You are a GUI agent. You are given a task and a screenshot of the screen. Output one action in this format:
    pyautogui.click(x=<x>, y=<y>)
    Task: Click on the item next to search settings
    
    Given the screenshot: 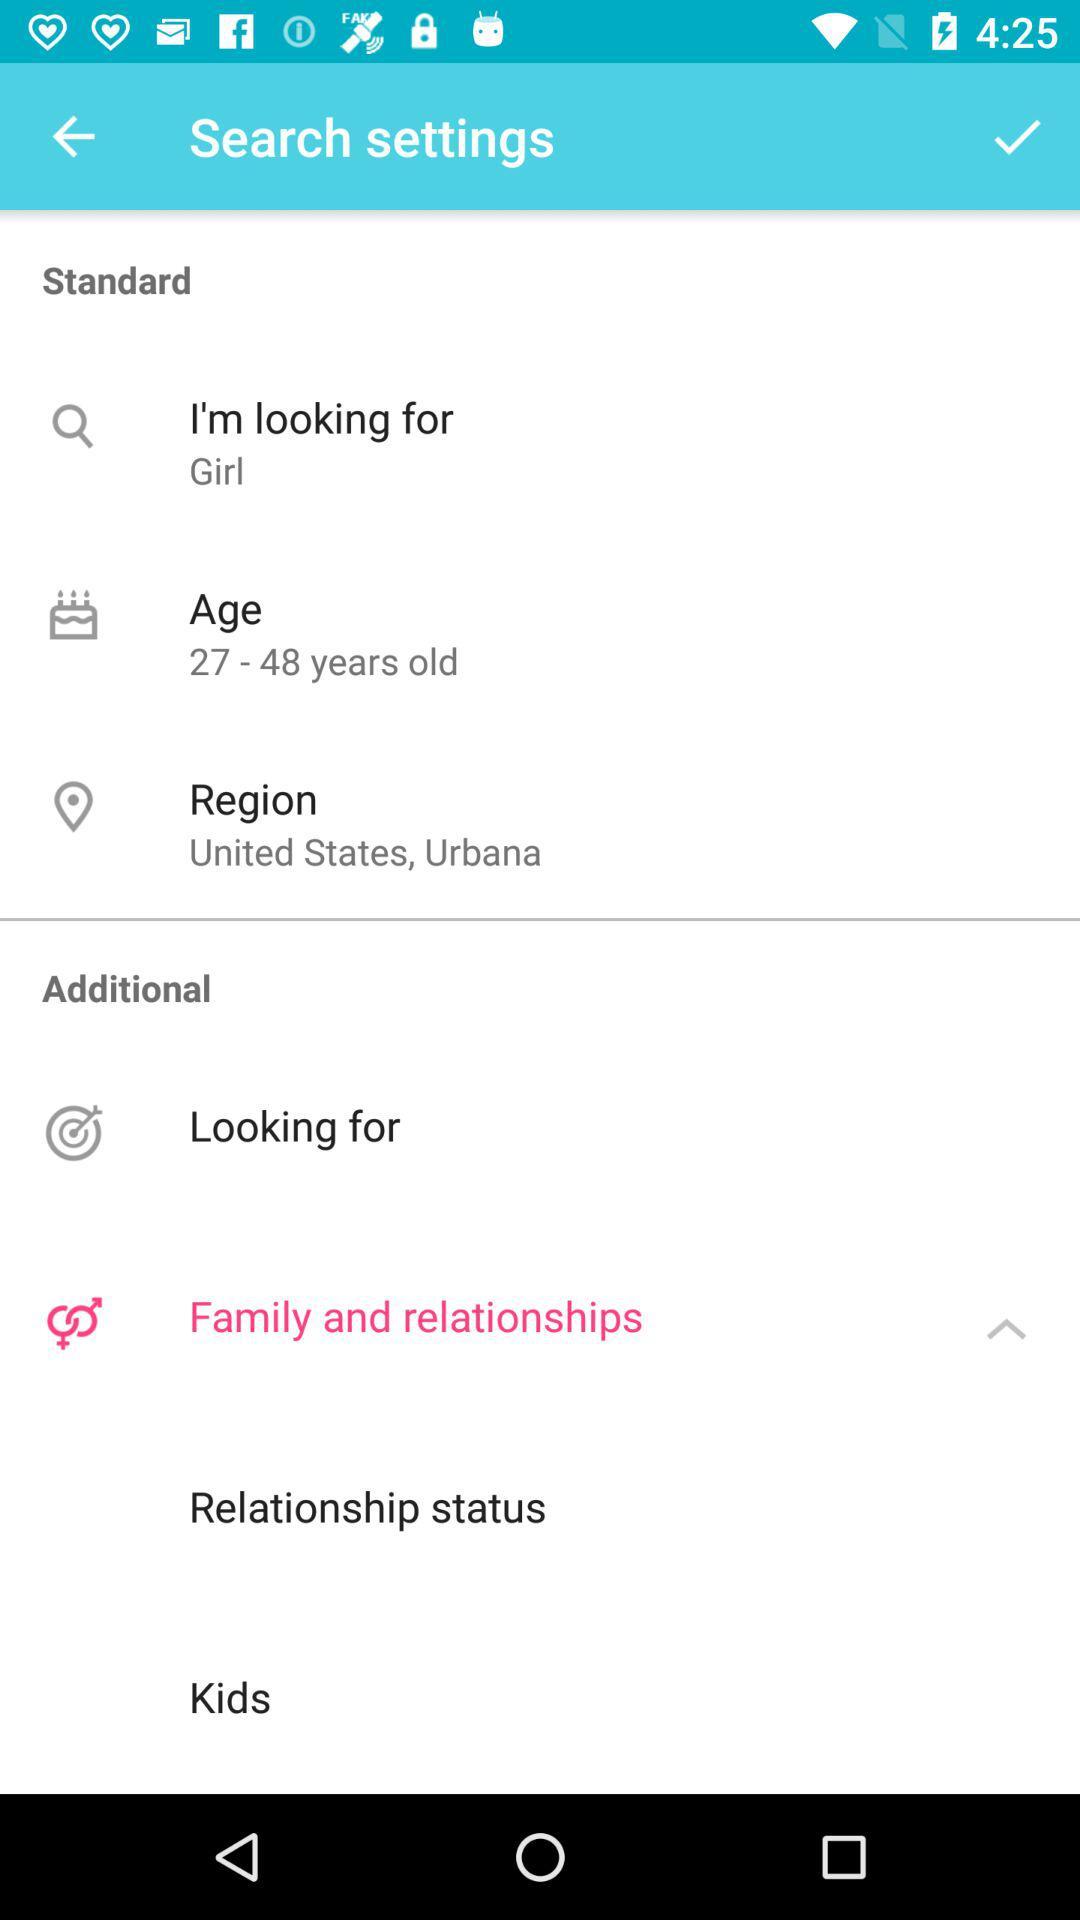 What is the action you would take?
    pyautogui.click(x=72, y=135)
    